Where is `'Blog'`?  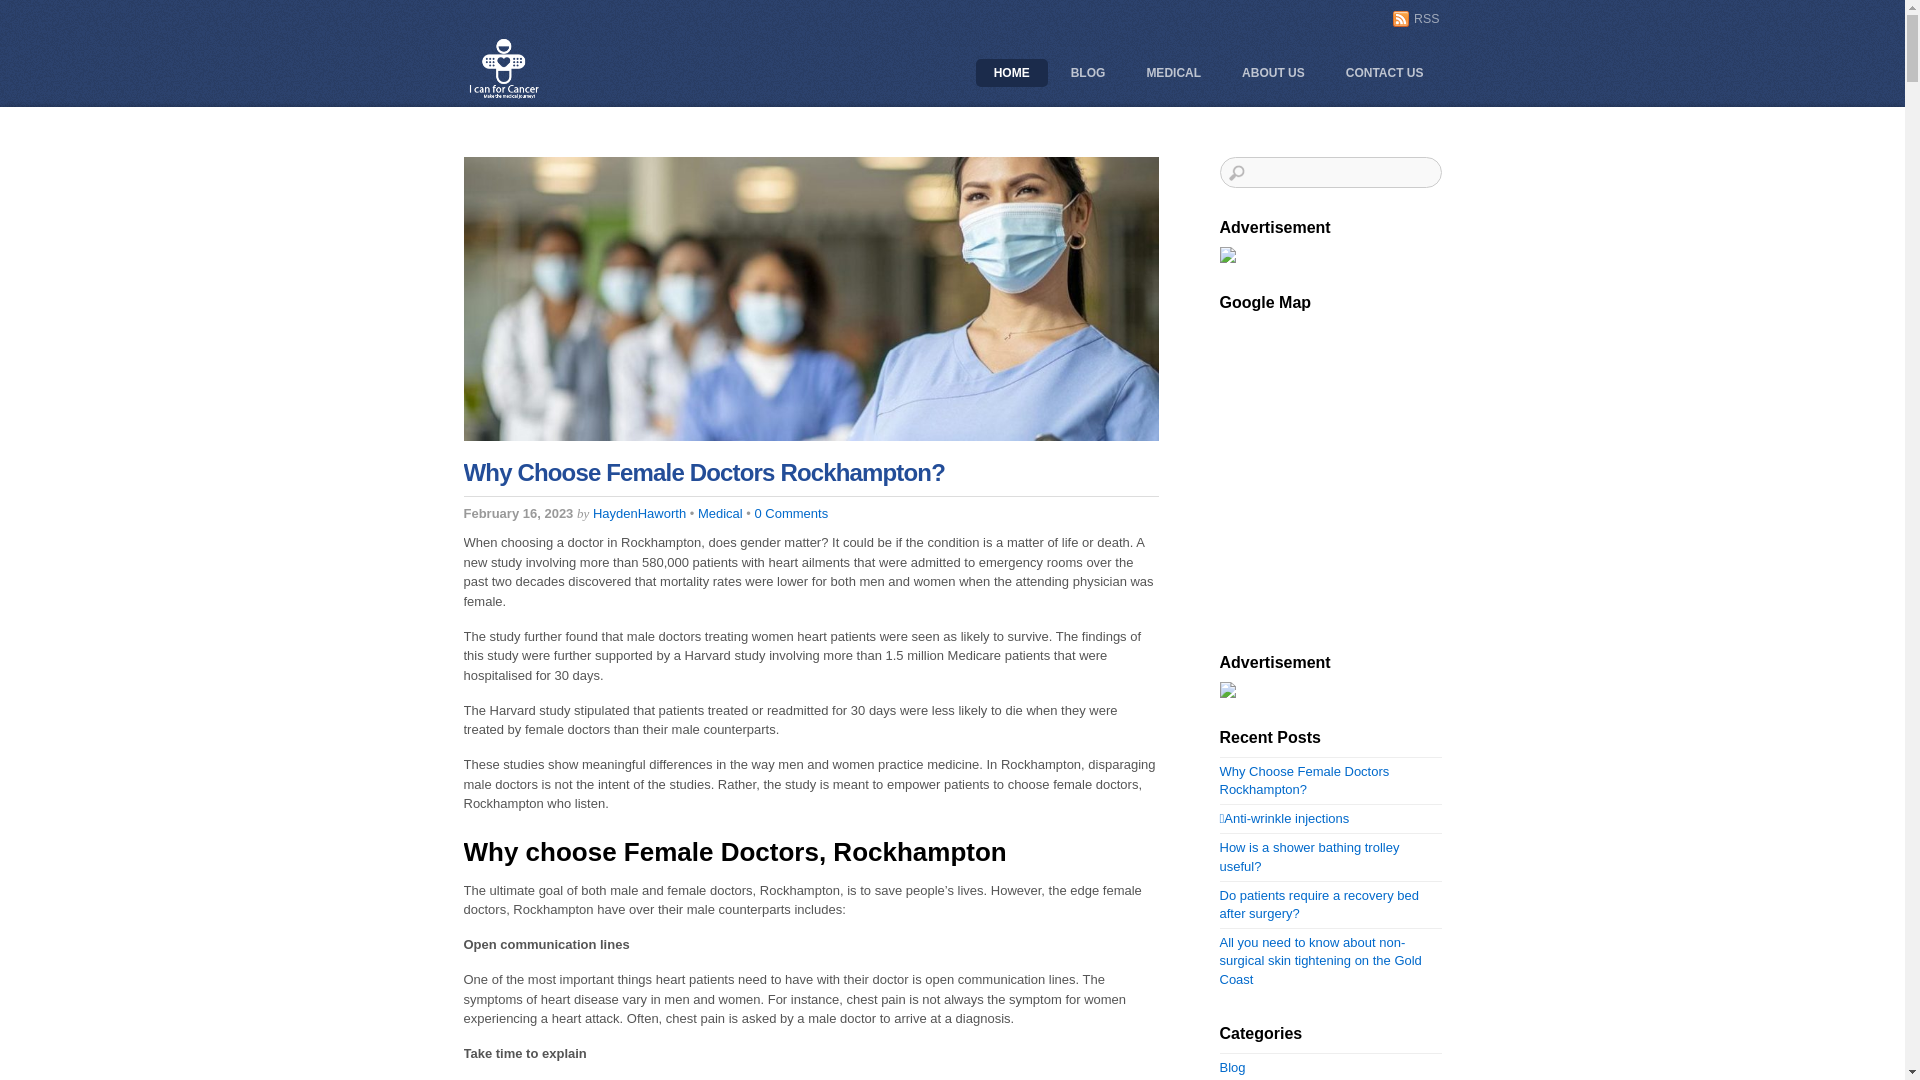 'Blog' is located at coordinates (1232, 1066).